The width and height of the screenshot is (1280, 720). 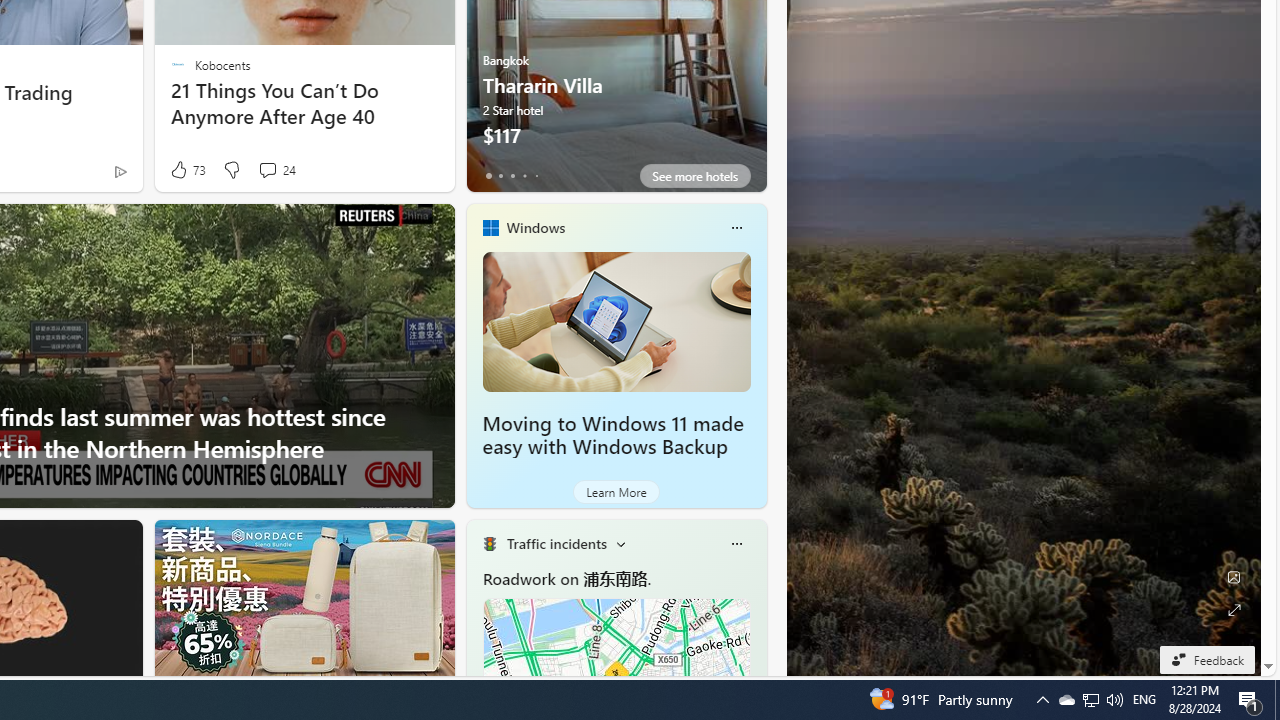 What do you see at coordinates (1232, 577) in the screenshot?
I see `'Edit Background'` at bounding box center [1232, 577].